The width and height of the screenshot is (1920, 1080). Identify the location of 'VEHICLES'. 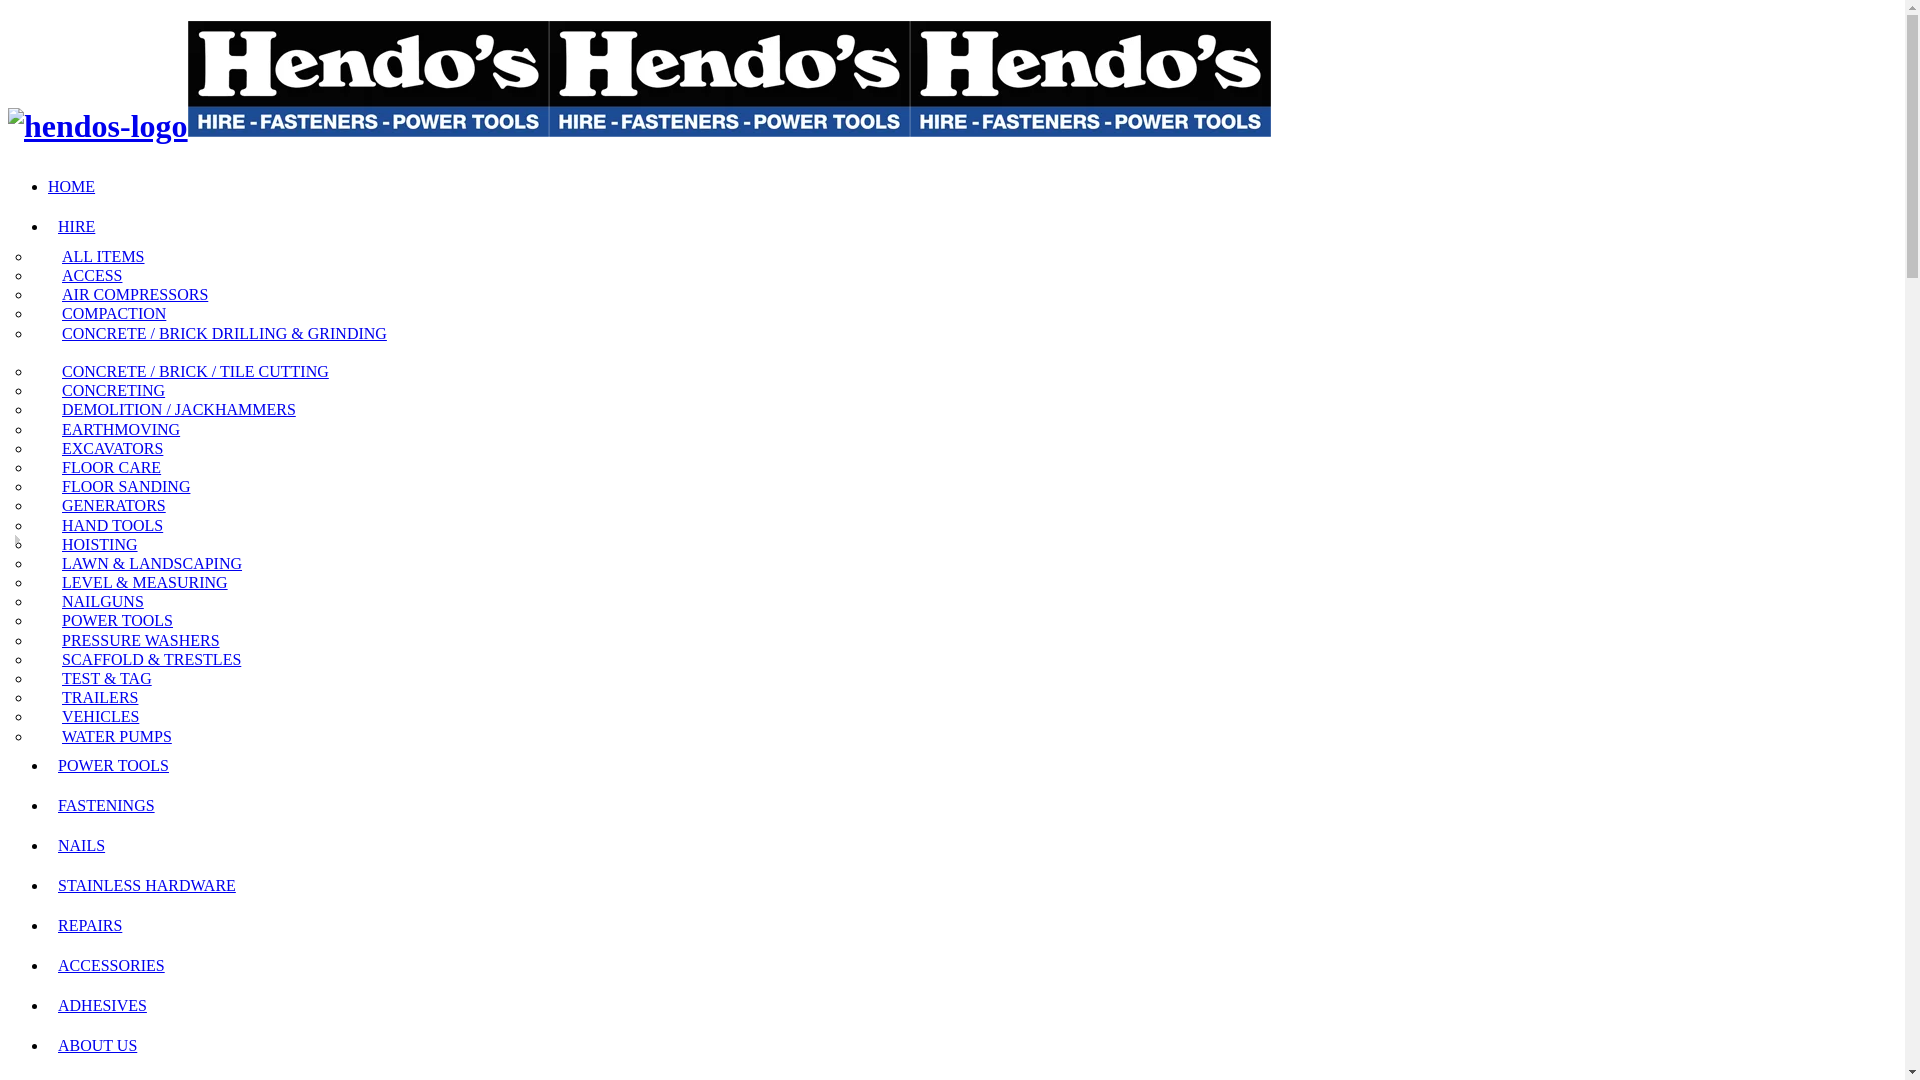
(94, 715).